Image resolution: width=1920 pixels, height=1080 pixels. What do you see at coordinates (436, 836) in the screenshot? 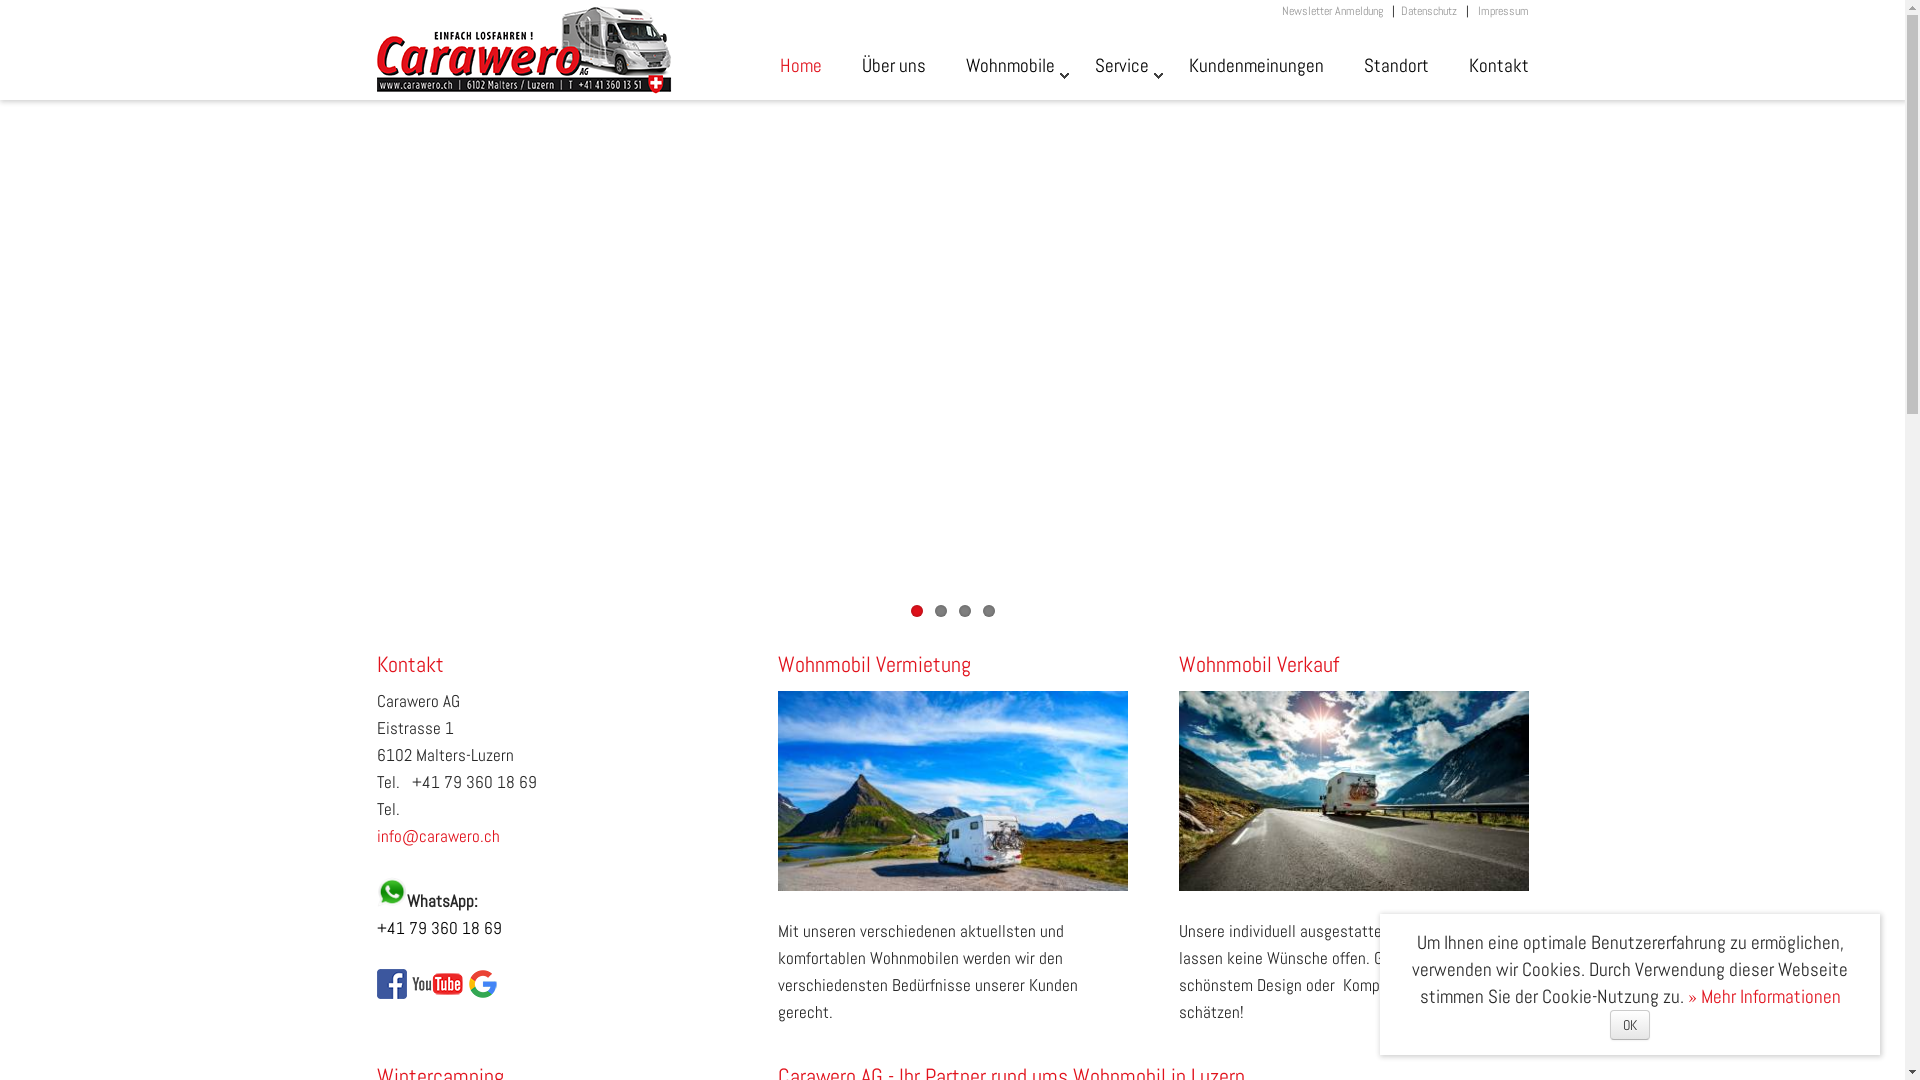
I see `'info@carawero.ch'` at bounding box center [436, 836].